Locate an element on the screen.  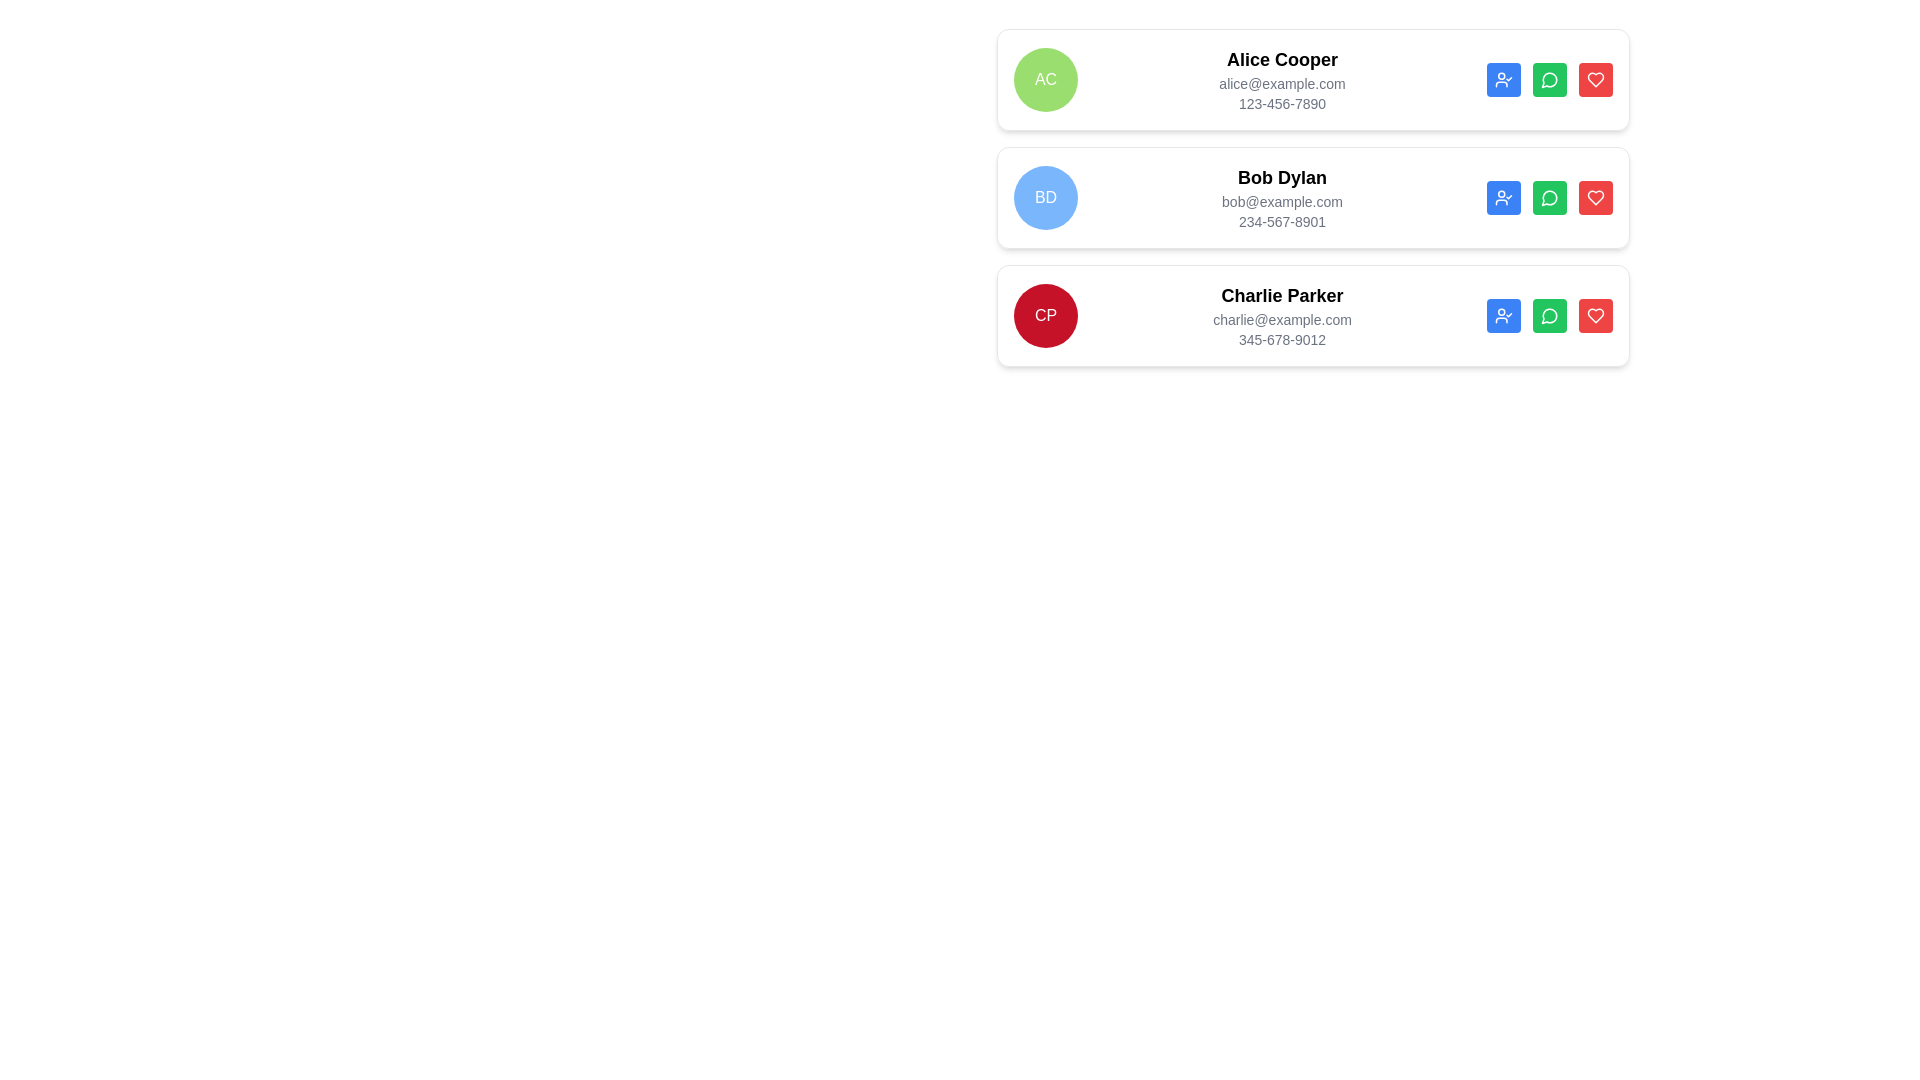
the text label displaying the email address 'bob@example.com', which is located in the middle card of a vertical list of contact cards, positioned directly below the name 'Bob Dylan' is located at coordinates (1282, 201).